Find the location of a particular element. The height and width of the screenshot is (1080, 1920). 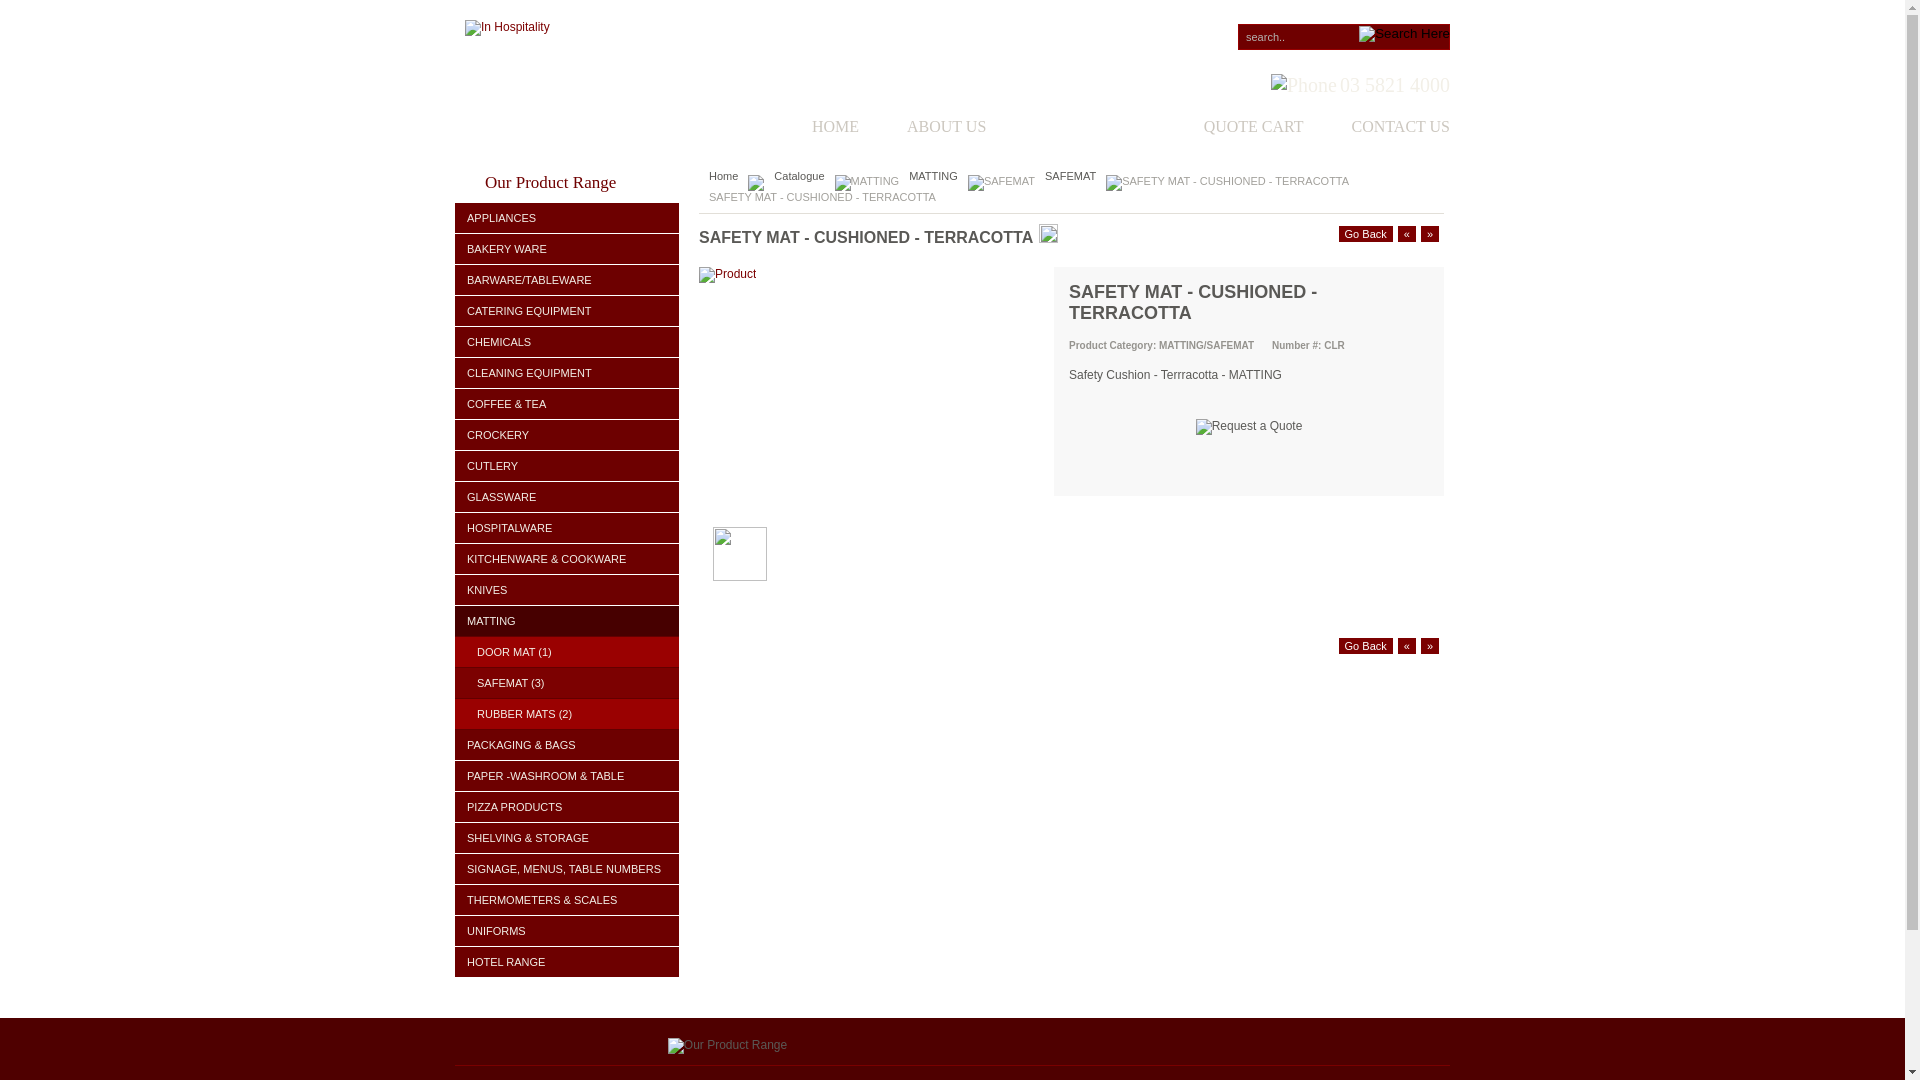

'MATTING' is located at coordinates (932, 175).